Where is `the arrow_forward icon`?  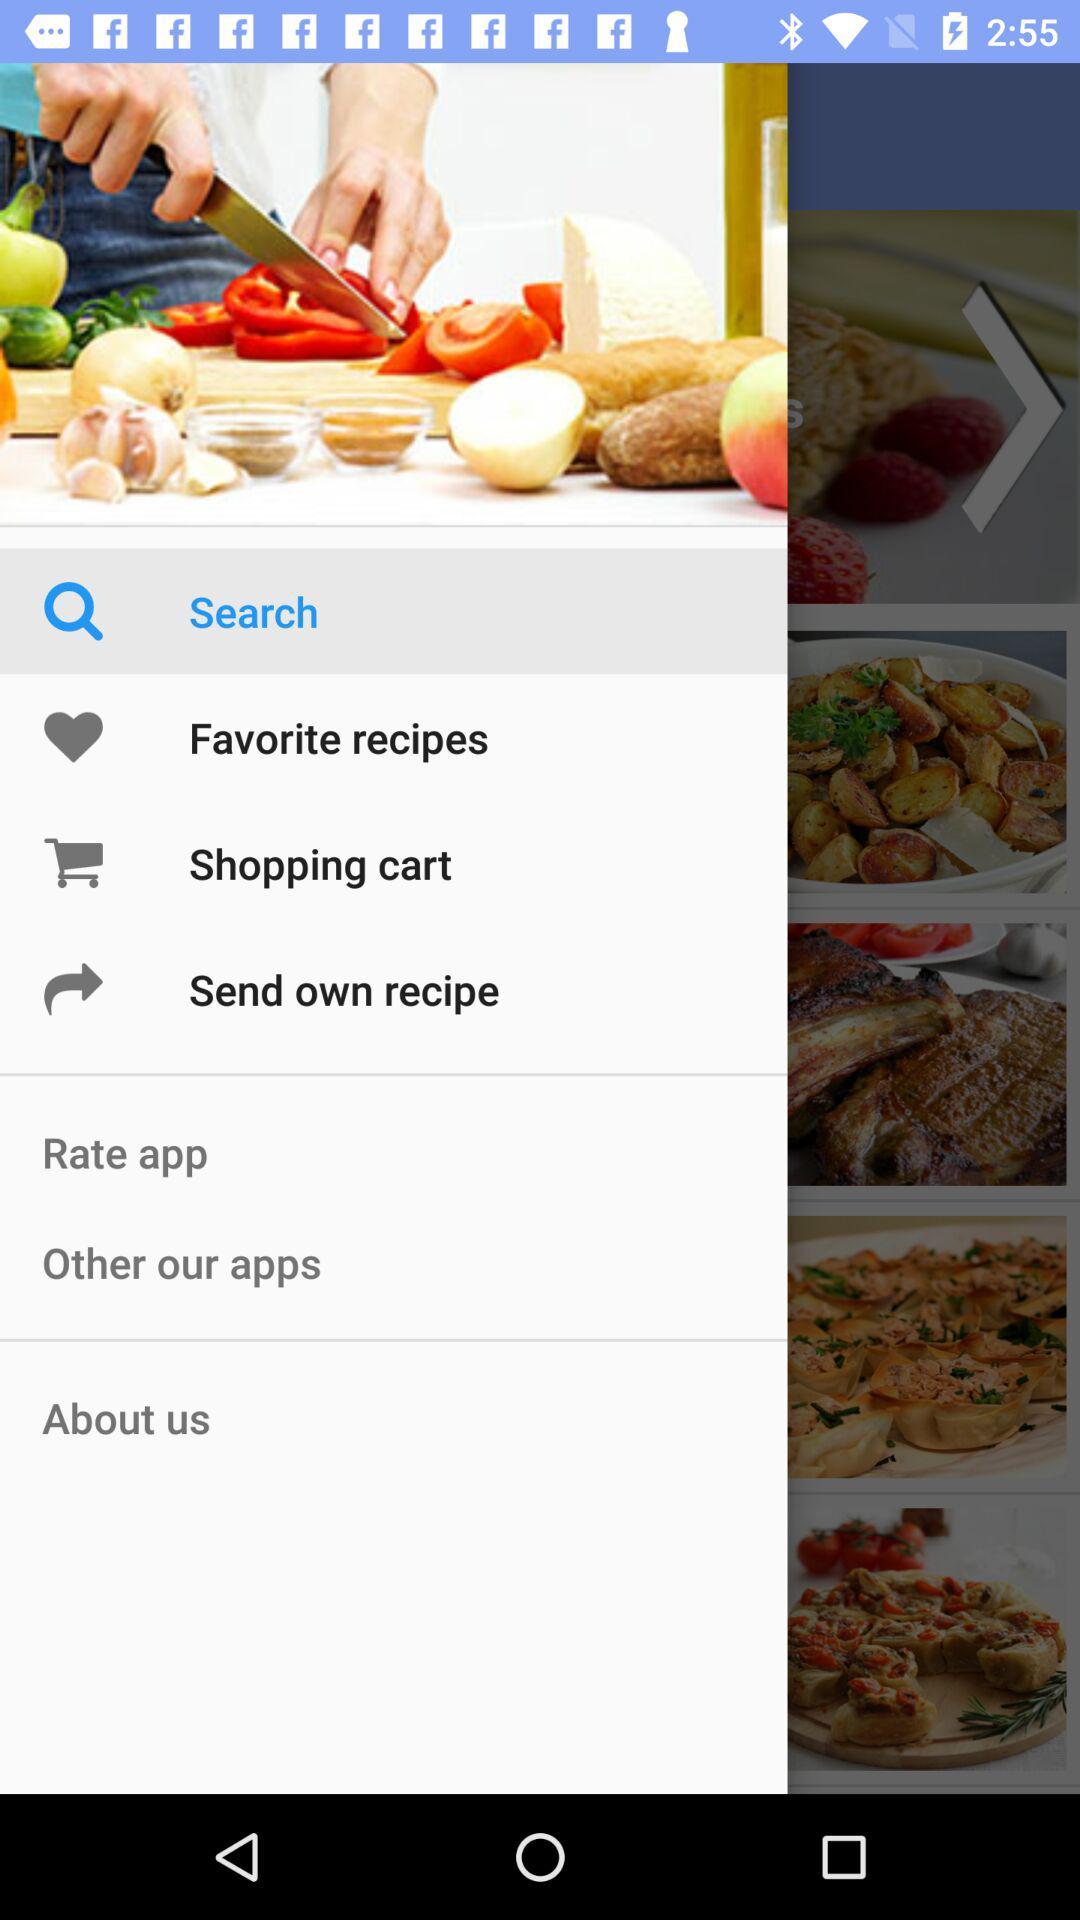 the arrow_forward icon is located at coordinates (1014, 405).